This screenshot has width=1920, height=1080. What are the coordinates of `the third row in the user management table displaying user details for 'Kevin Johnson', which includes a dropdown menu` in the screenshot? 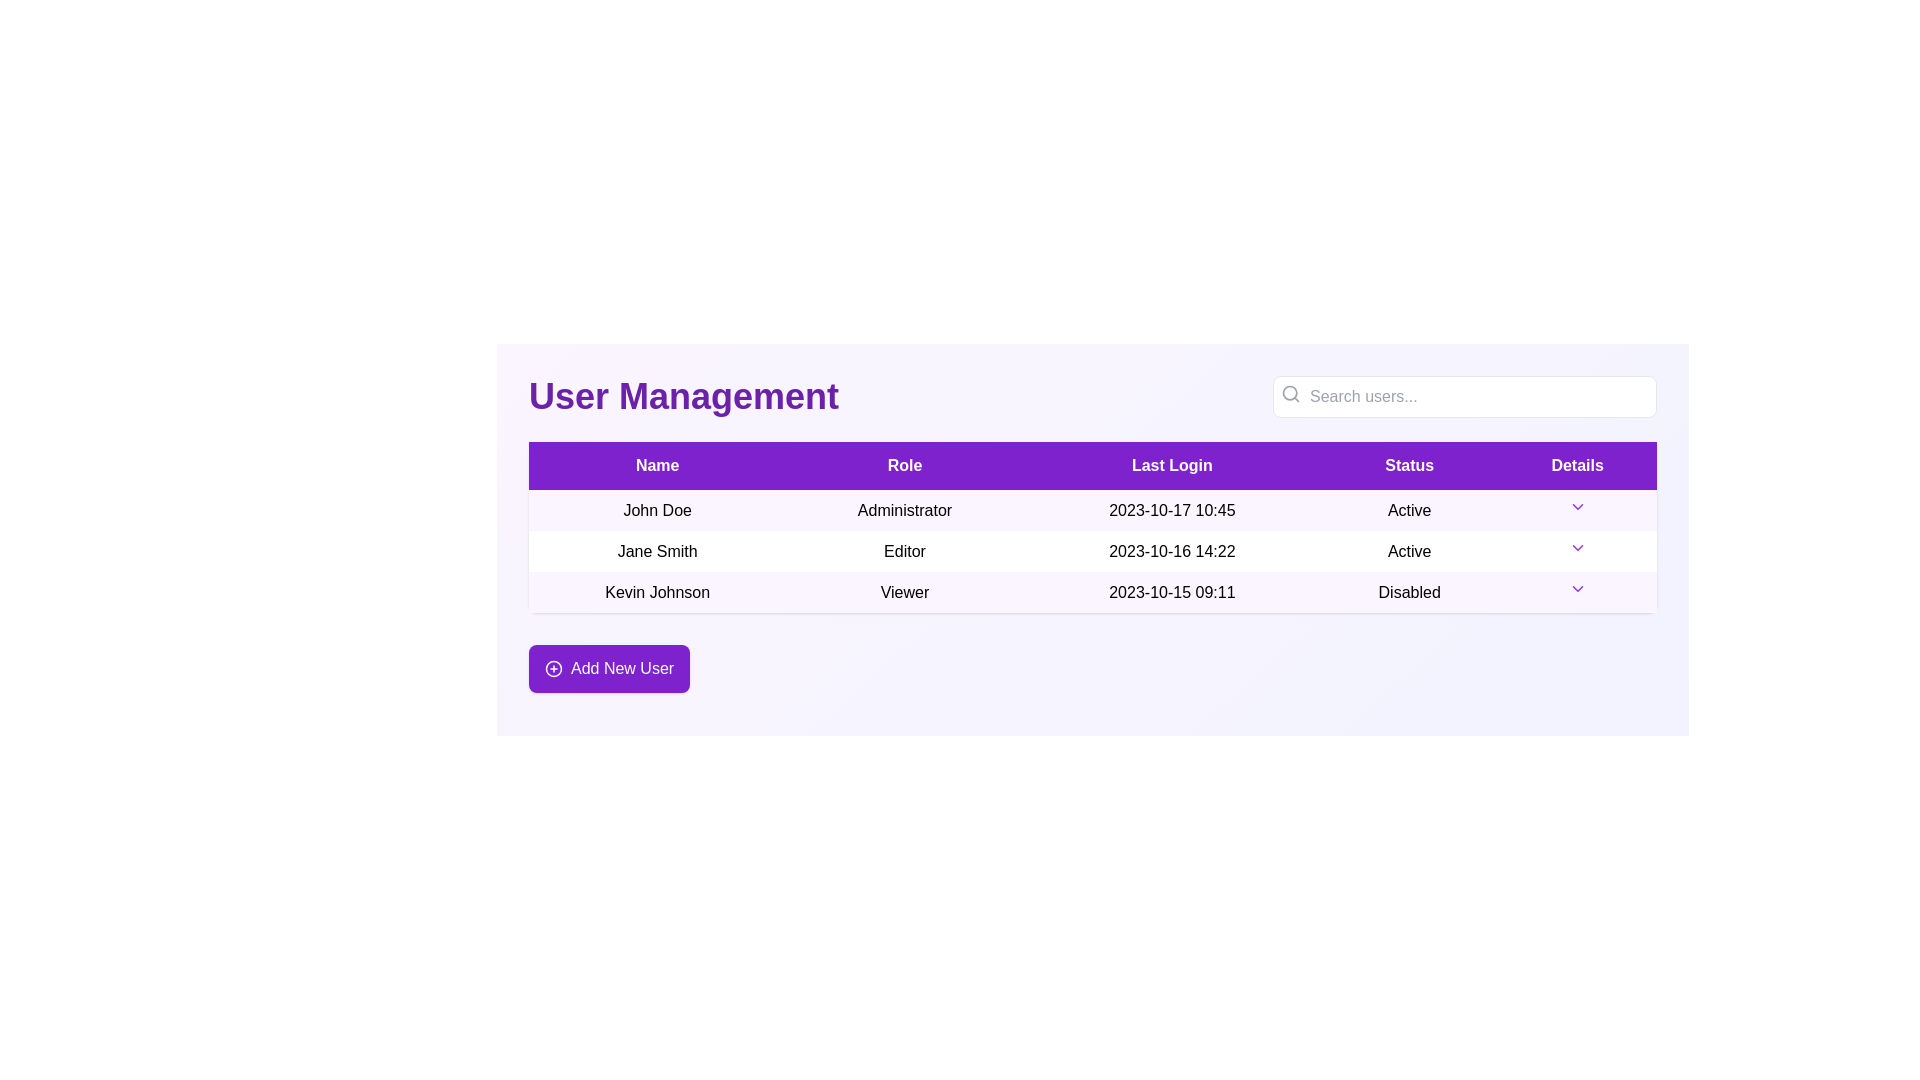 It's located at (1092, 590).